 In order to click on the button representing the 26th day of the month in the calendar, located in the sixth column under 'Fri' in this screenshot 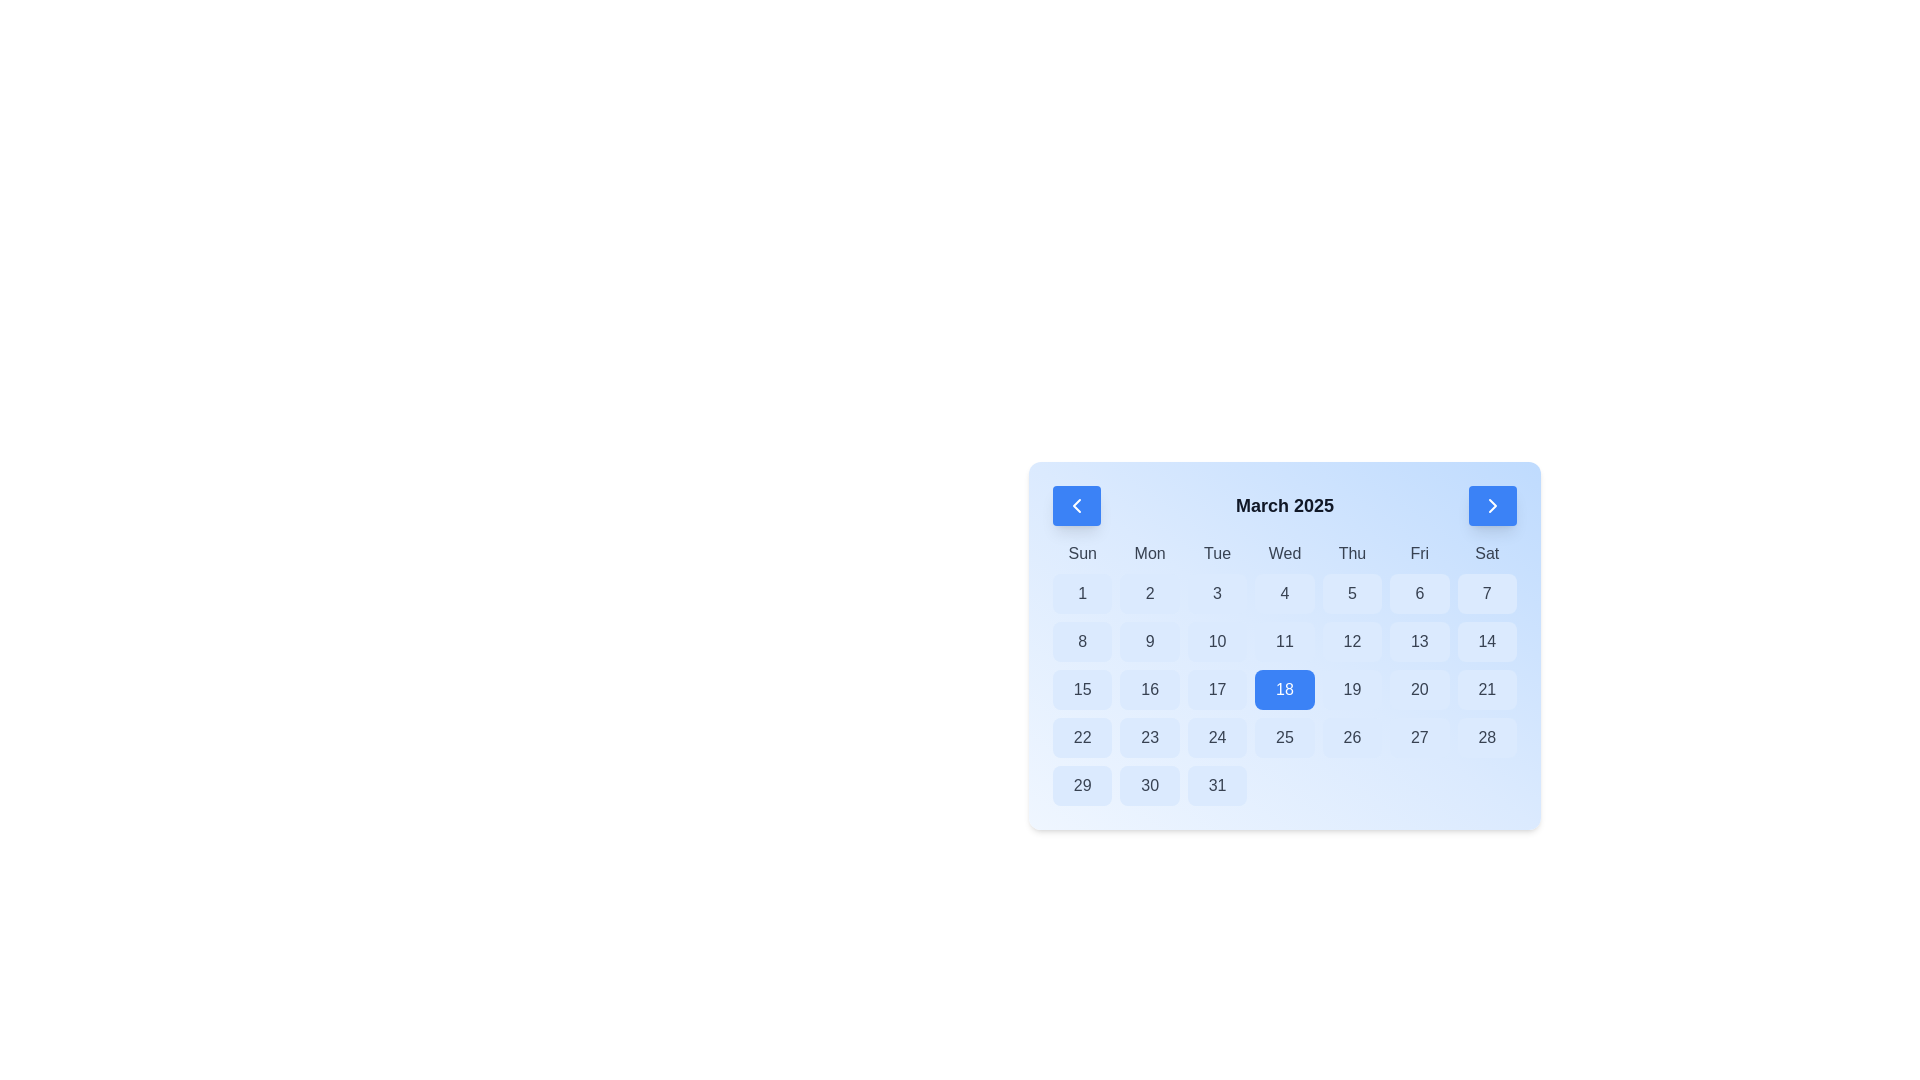, I will do `click(1352, 737)`.